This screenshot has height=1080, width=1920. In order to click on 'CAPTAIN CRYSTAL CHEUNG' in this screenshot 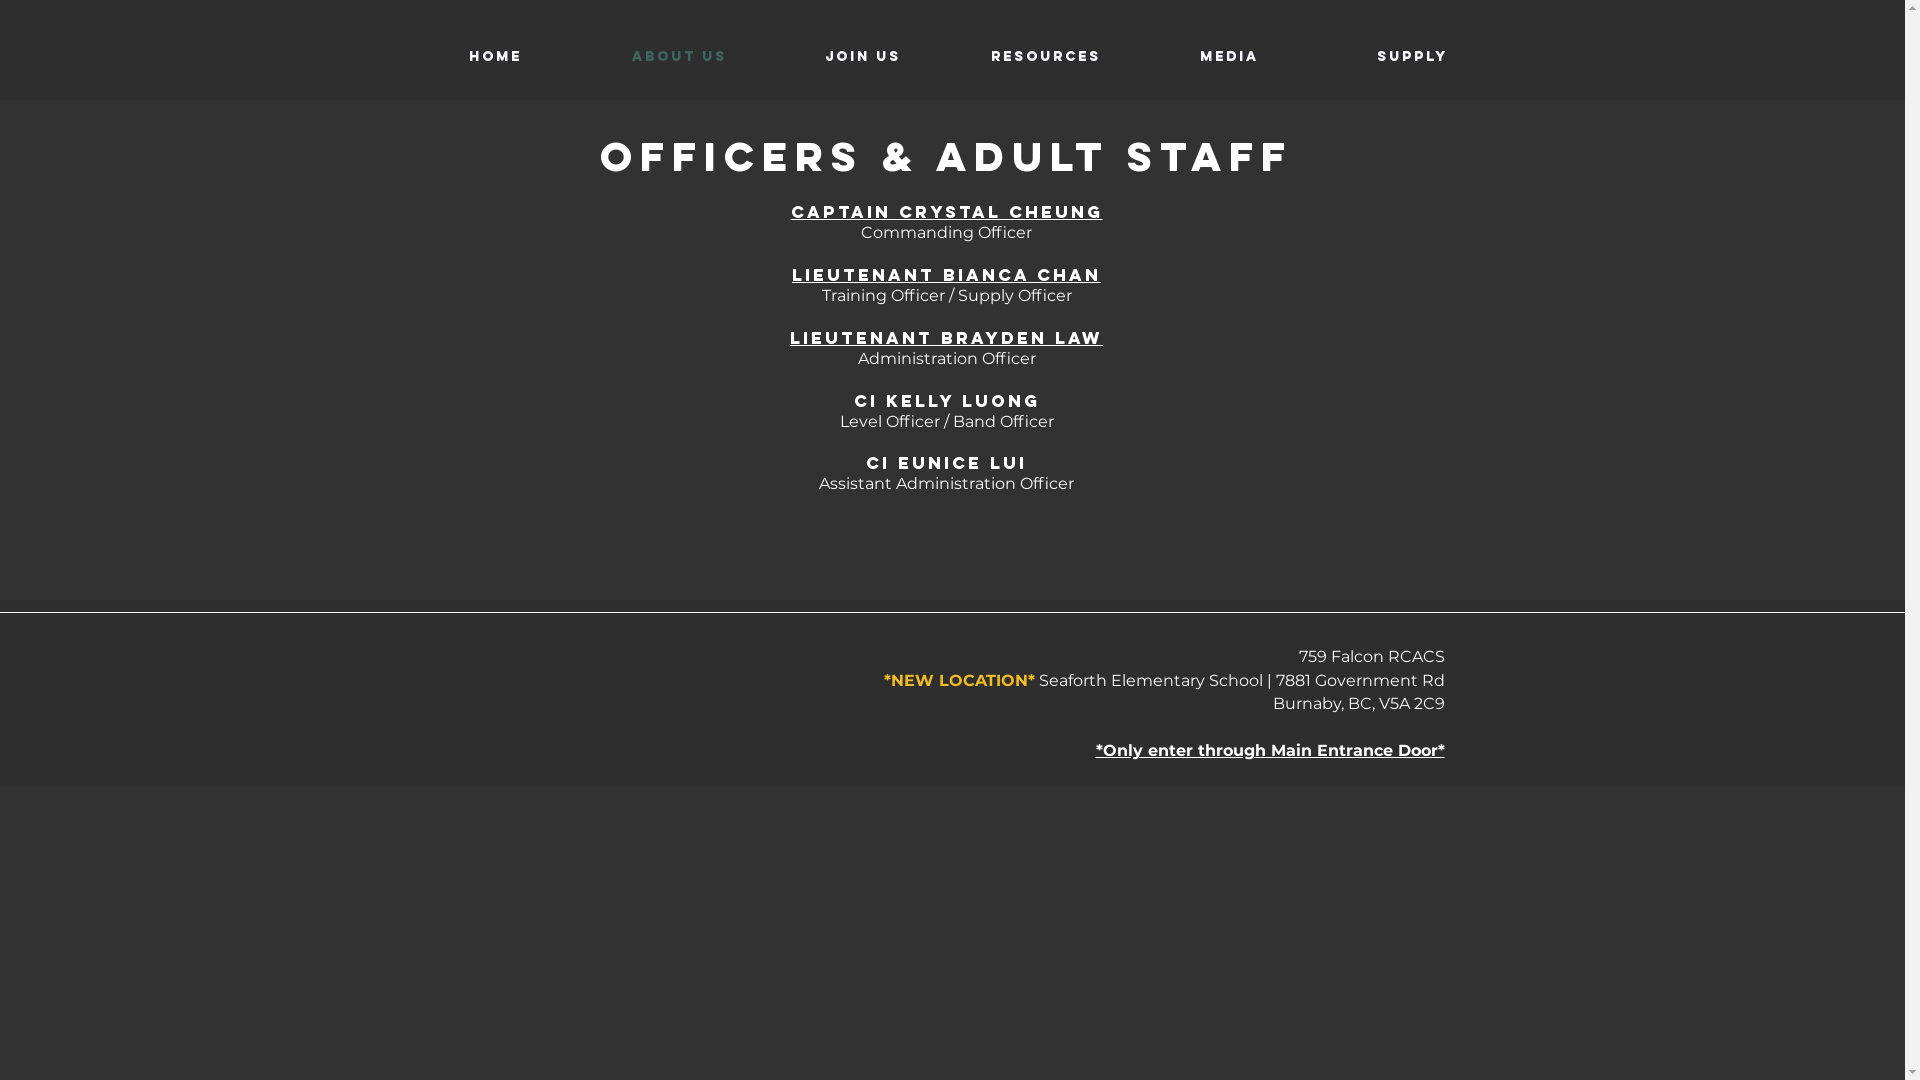, I will do `click(944, 212)`.